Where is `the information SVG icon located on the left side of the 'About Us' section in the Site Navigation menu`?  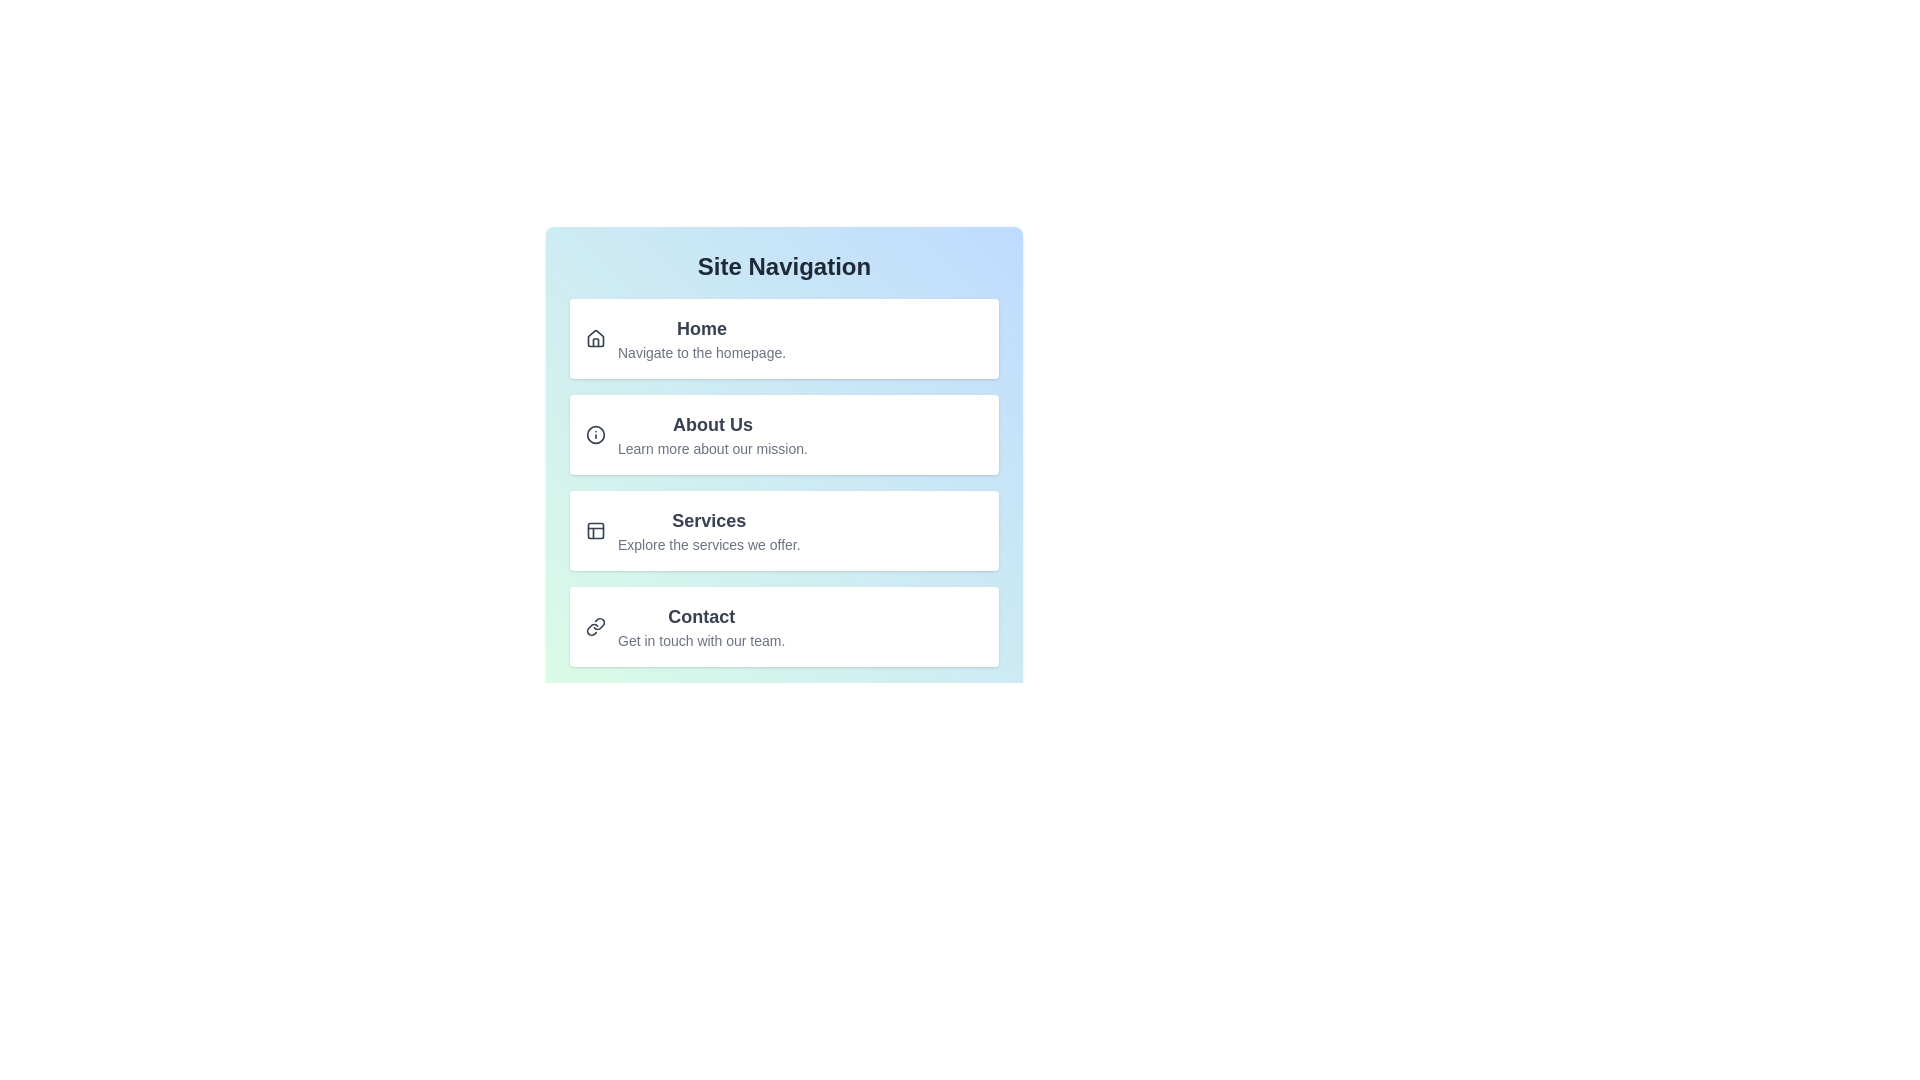
the information SVG icon located on the left side of the 'About Us' section in the Site Navigation menu is located at coordinates (594, 434).